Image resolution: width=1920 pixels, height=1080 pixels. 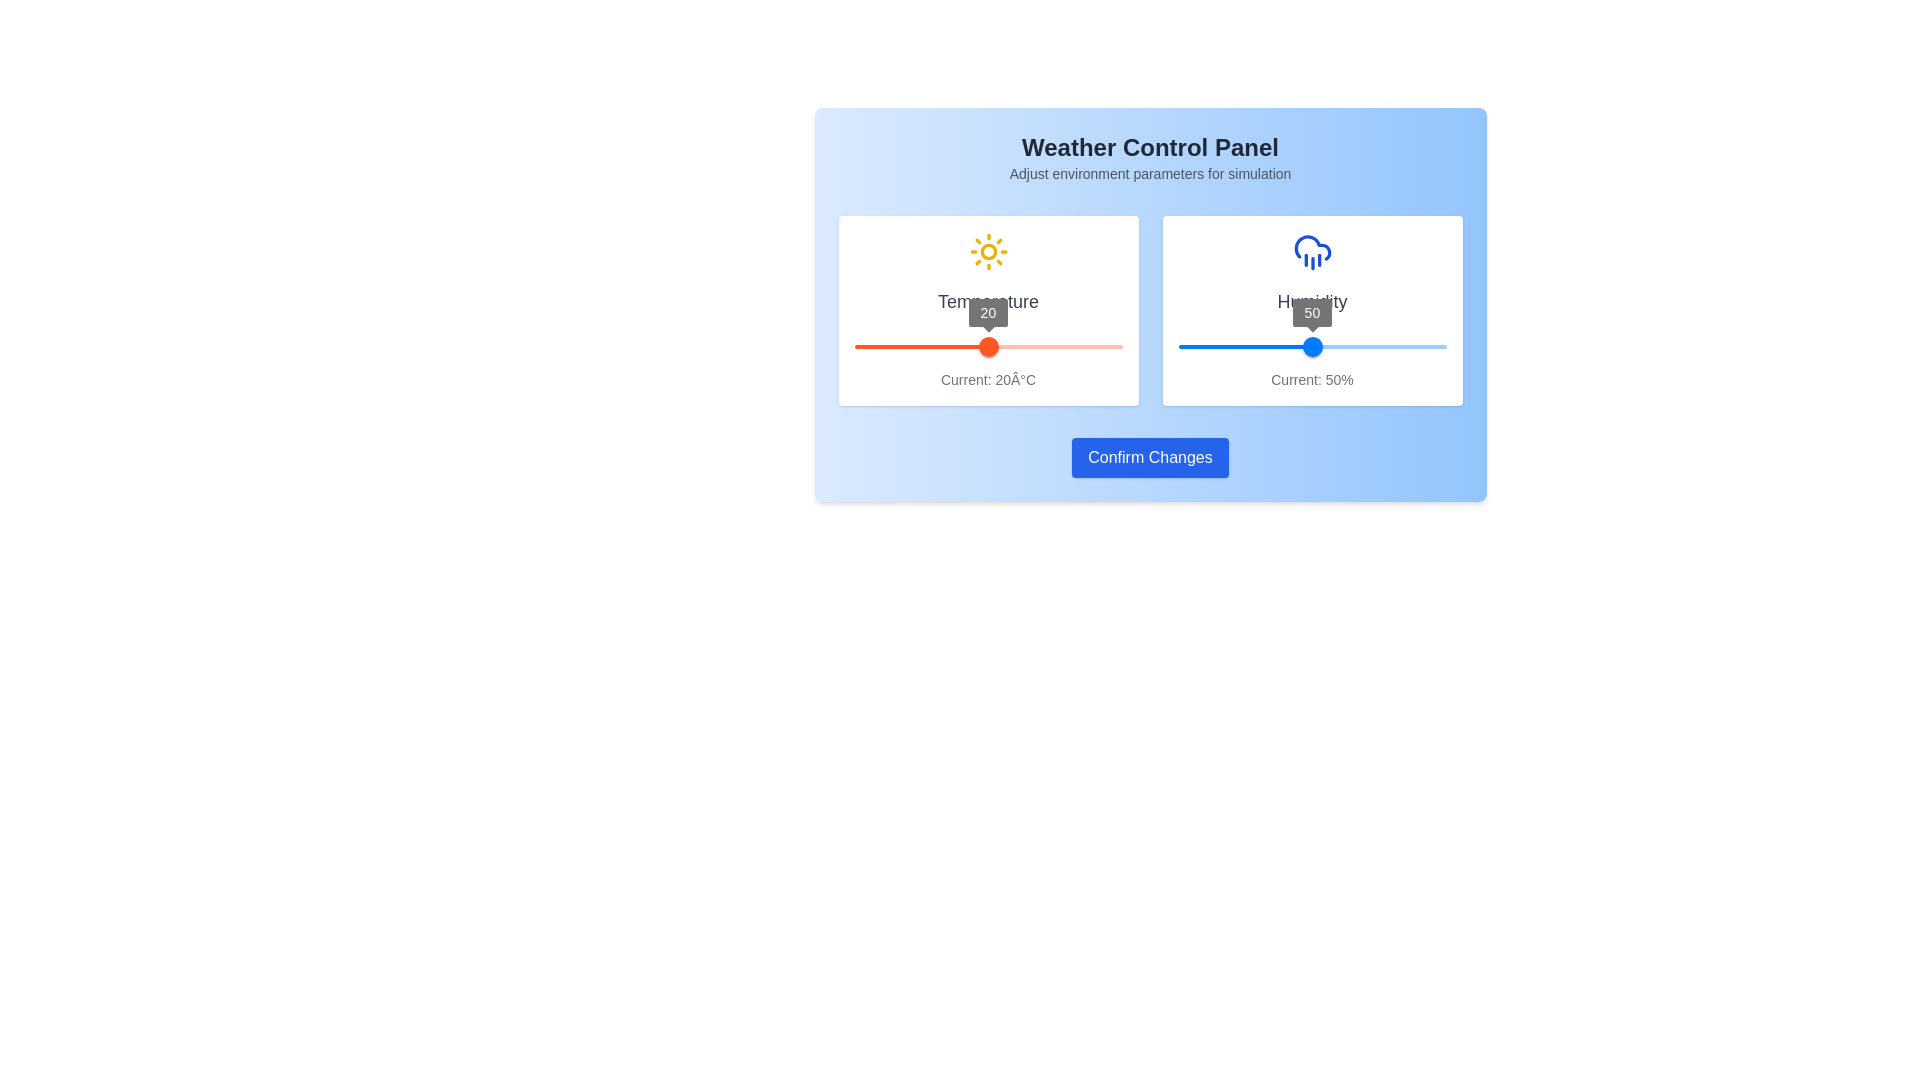 I want to click on the humidity percentage, so click(x=1266, y=346).